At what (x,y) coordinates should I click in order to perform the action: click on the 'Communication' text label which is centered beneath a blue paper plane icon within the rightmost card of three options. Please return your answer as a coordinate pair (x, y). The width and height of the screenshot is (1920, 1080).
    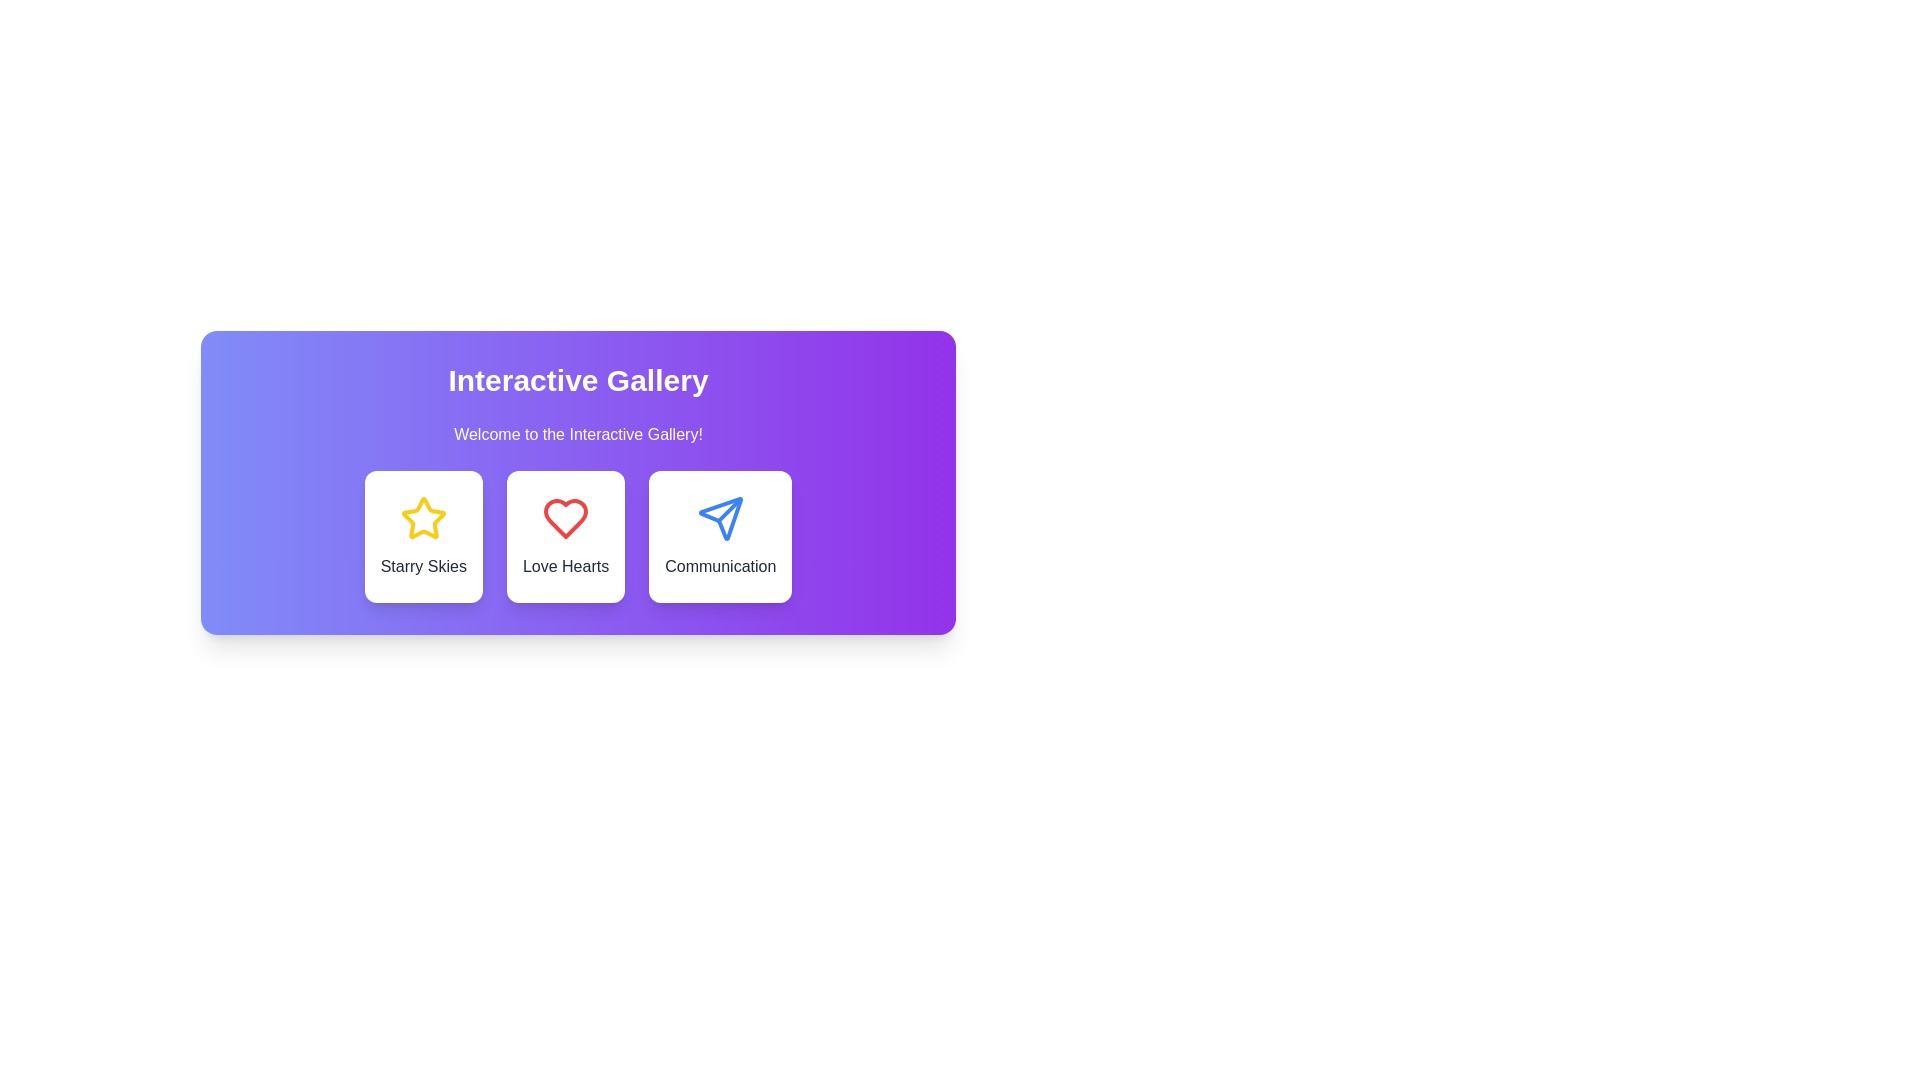
    Looking at the image, I should click on (720, 567).